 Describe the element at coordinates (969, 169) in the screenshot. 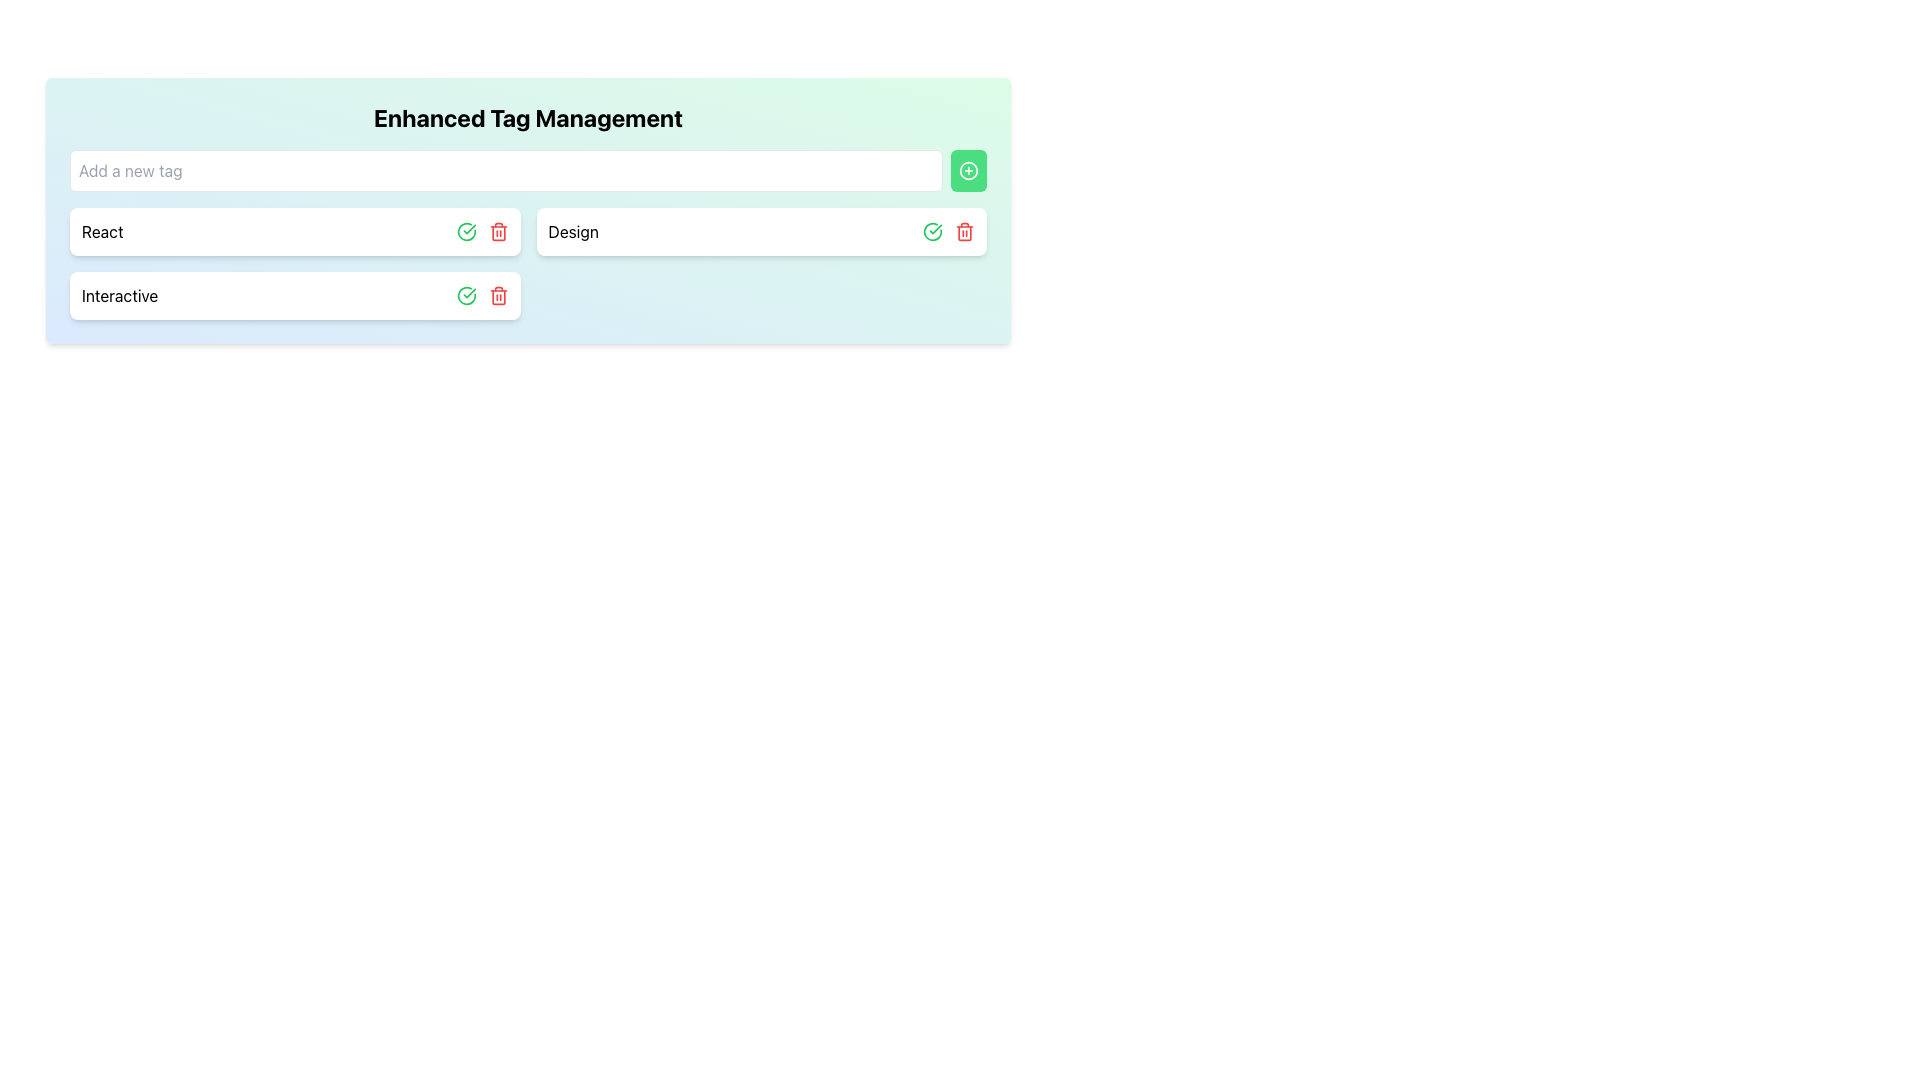

I see `the button located in the top-right corner of the interface` at that location.